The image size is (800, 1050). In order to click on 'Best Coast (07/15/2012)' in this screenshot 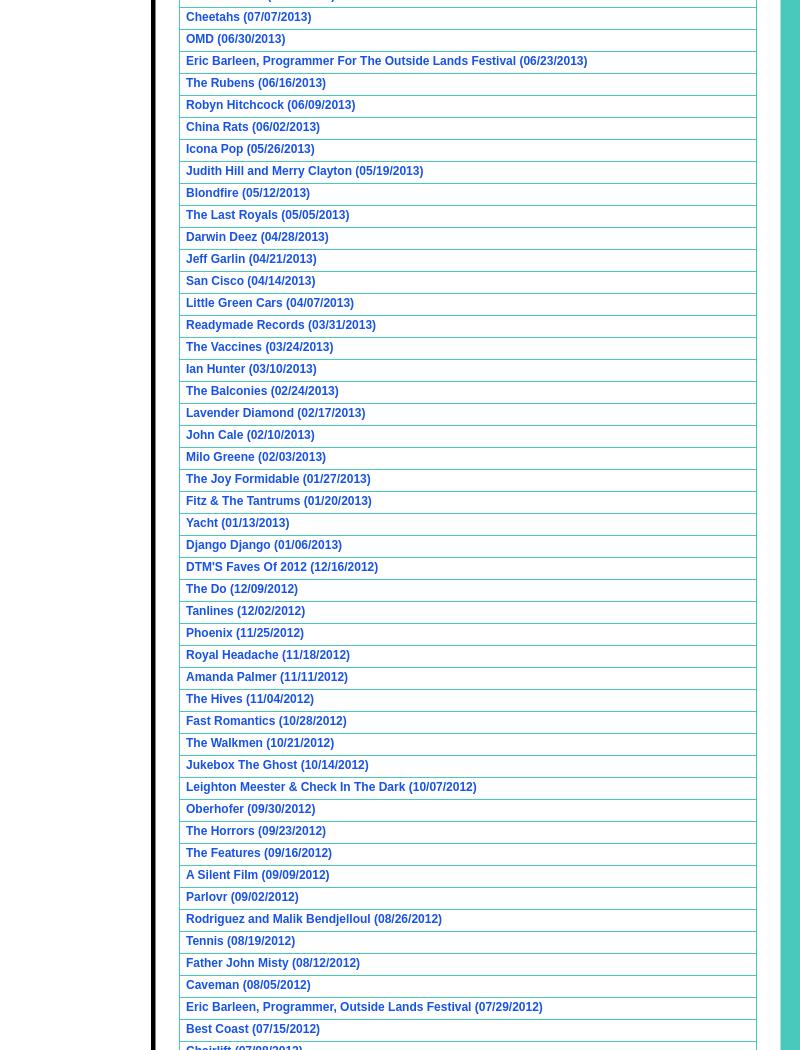, I will do `click(252, 1028)`.